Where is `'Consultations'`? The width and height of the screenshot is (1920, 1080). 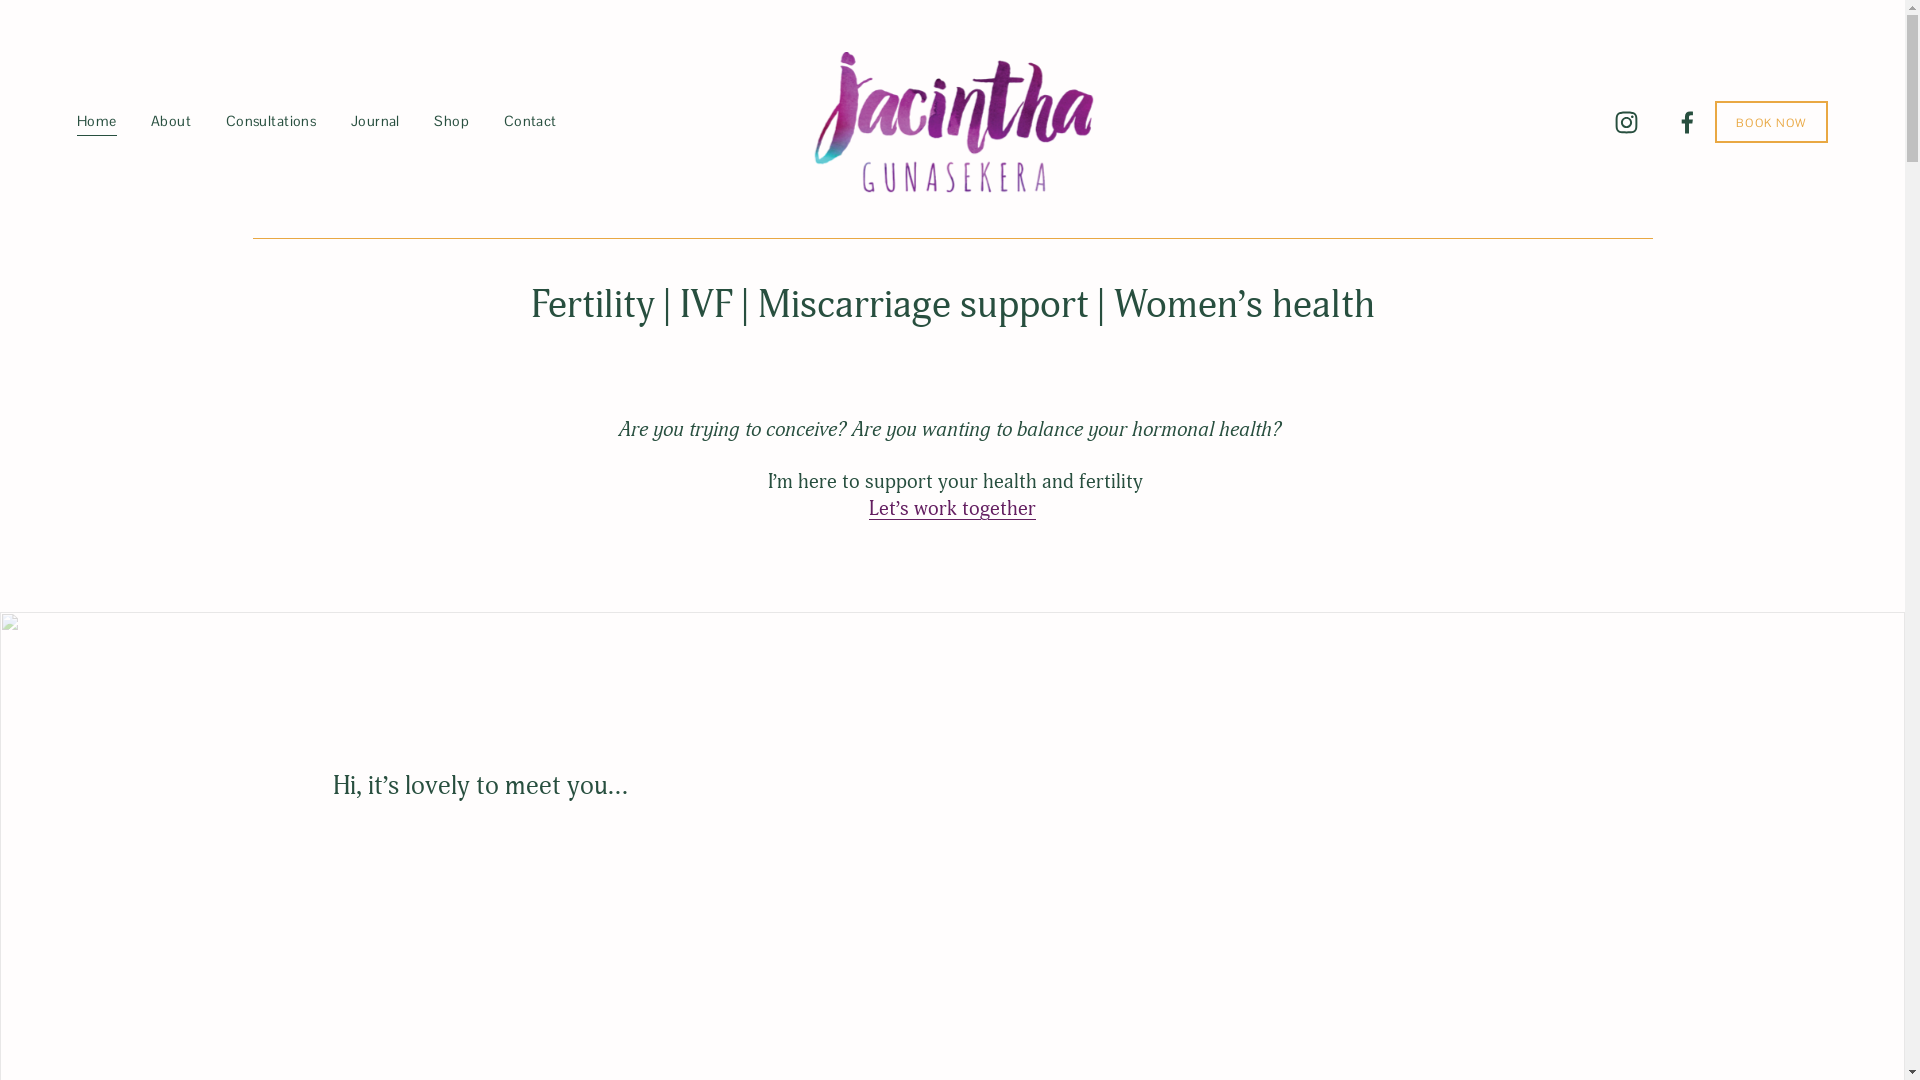
'Consultations' is located at coordinates (225, 122).